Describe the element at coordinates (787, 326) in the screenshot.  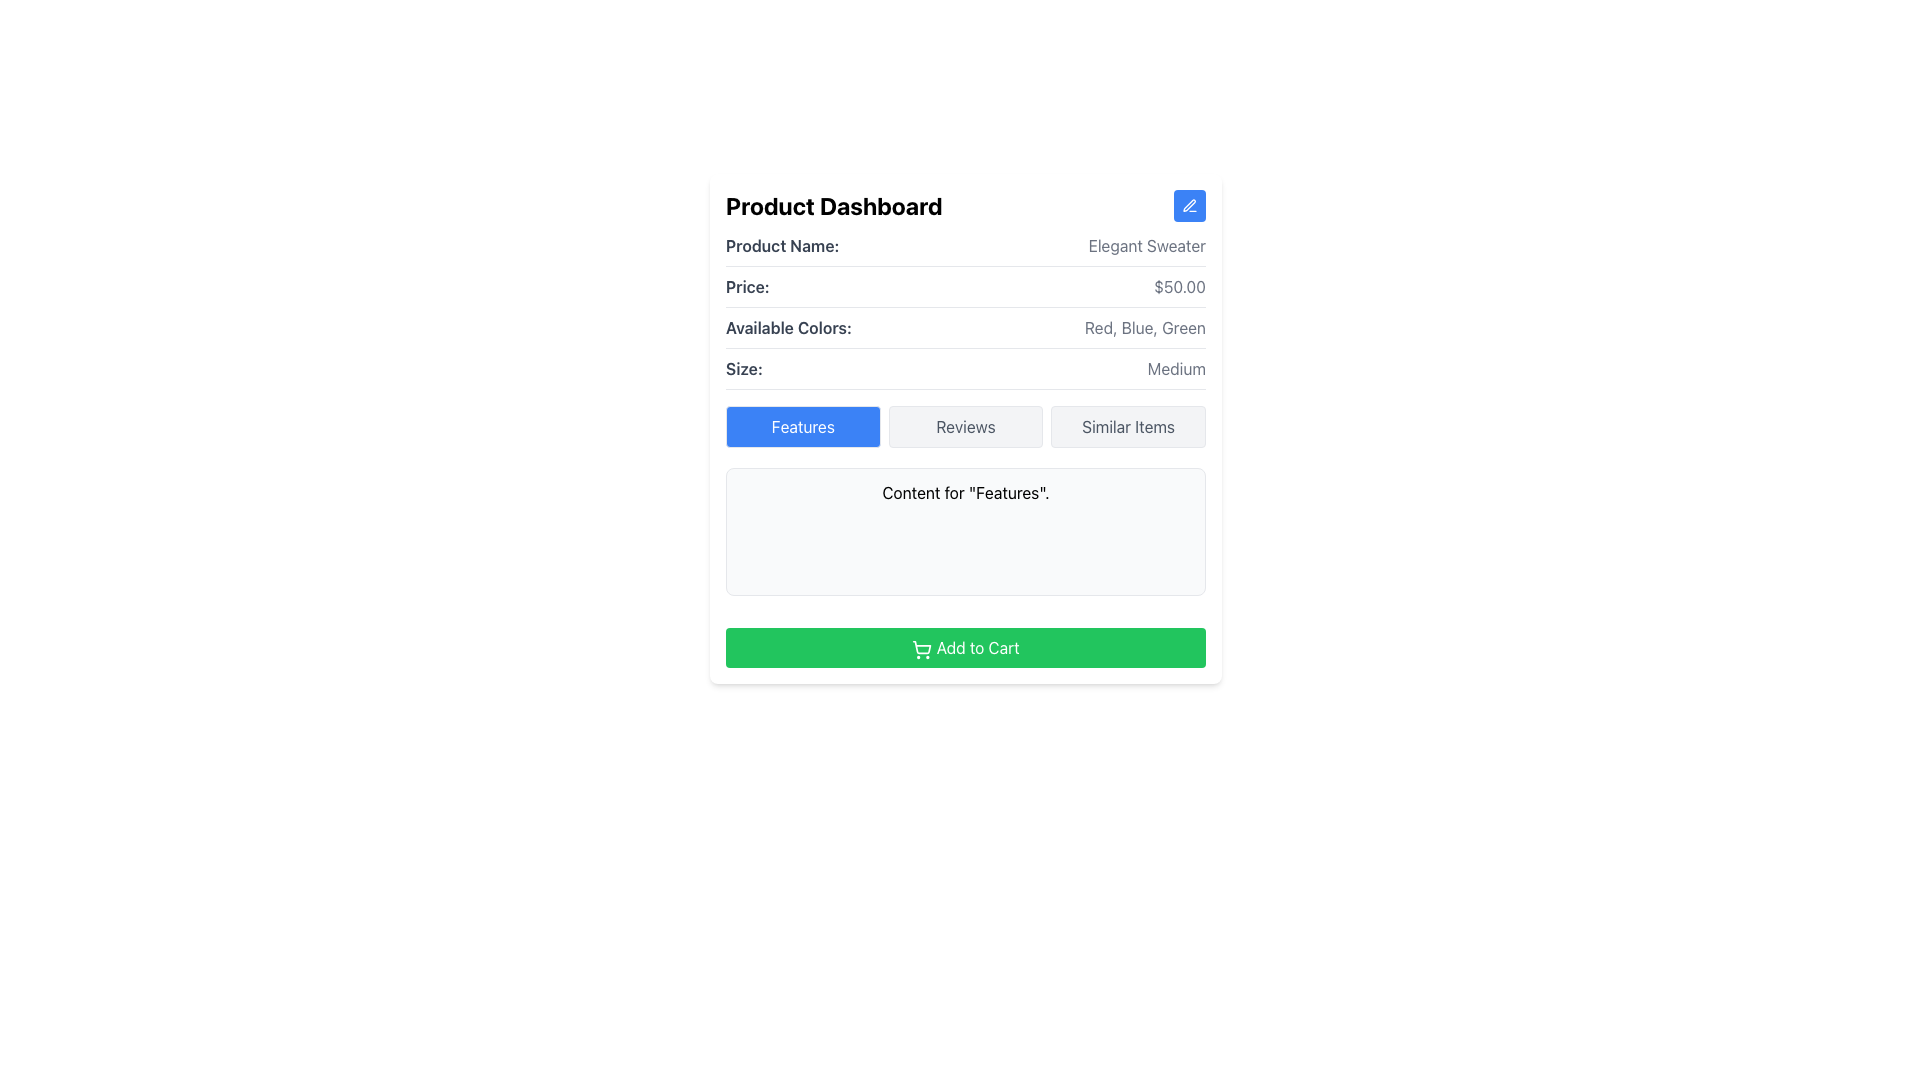
I see `the text label displaying 'Available Colors:' which is styled with a bold font and gray color, positioned in a horizontal layout, aligned to the left of the color description text` at that location.